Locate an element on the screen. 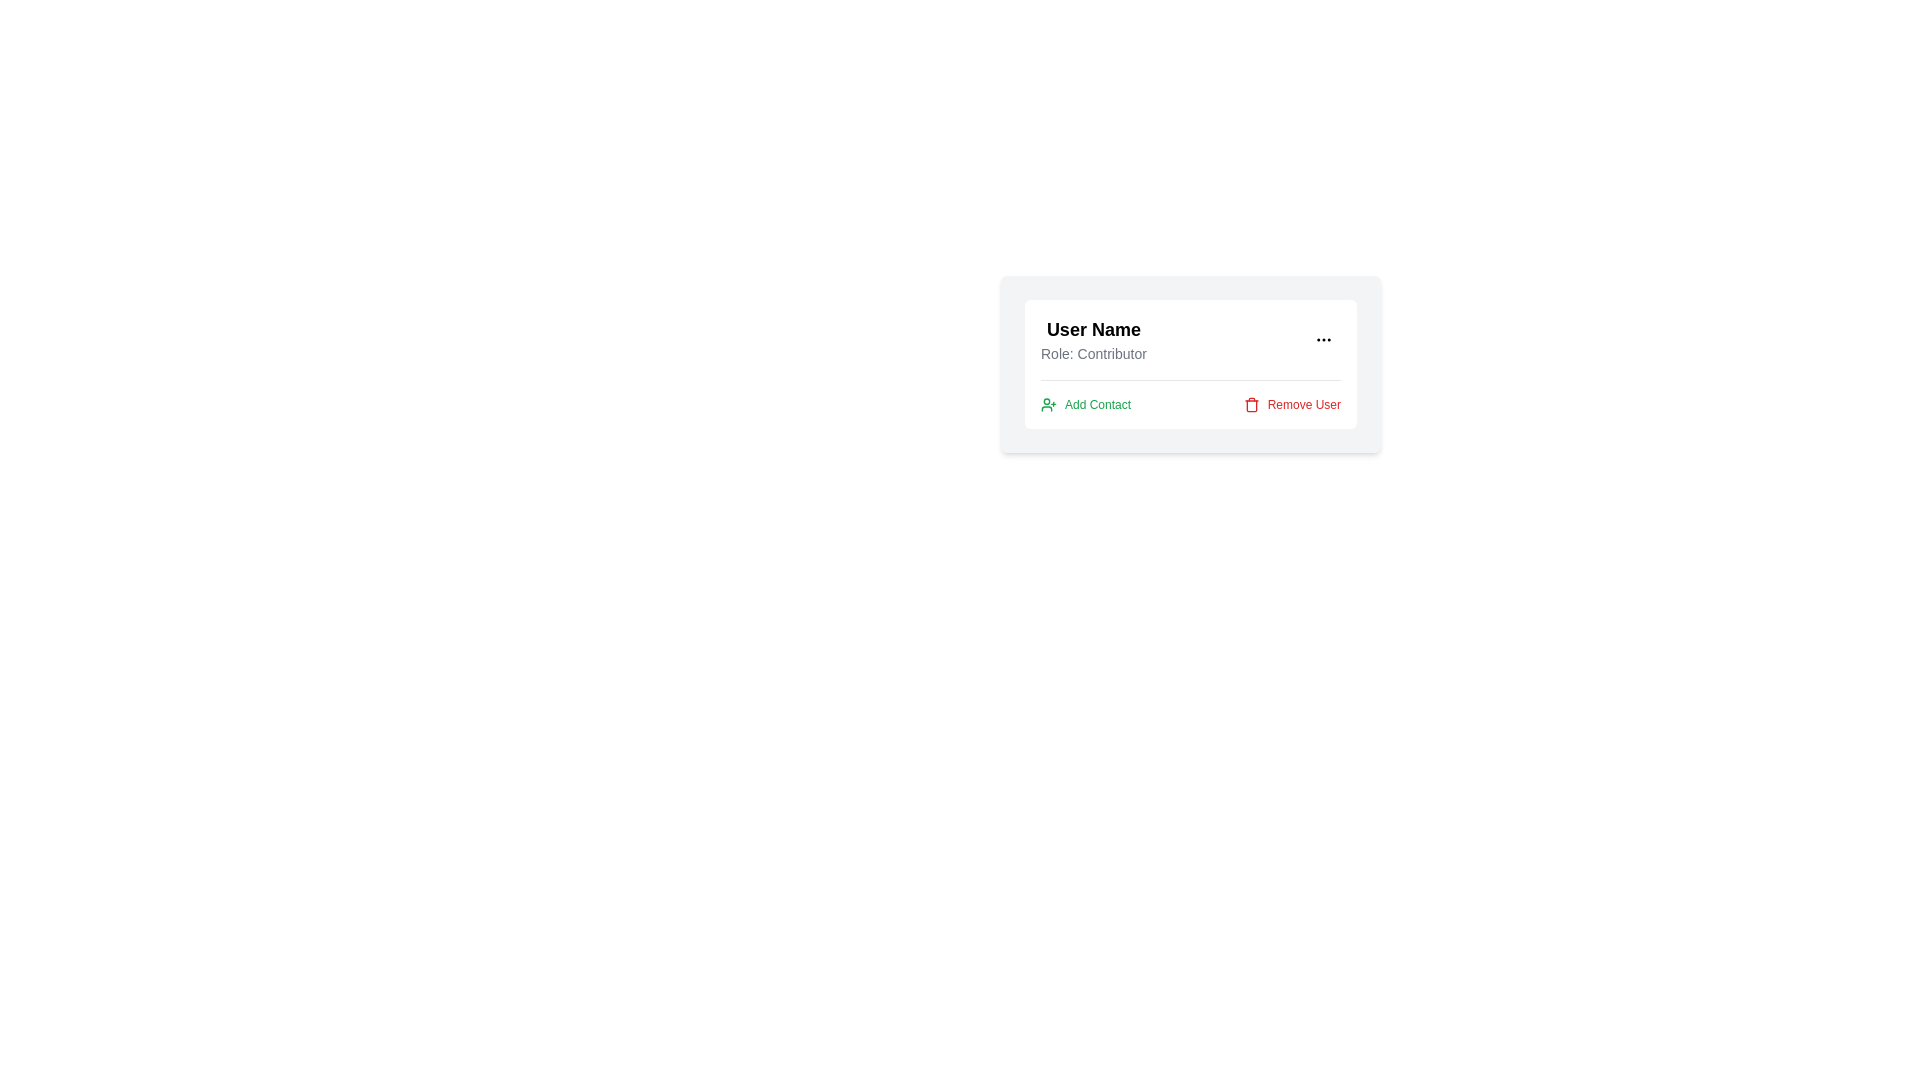 The width and height of the screenshot is (1920, 1080). text displayed in the text label showing 'Role: Contributor', which is positioned beneath 'User Name' is located at coordinates (1092, 353).